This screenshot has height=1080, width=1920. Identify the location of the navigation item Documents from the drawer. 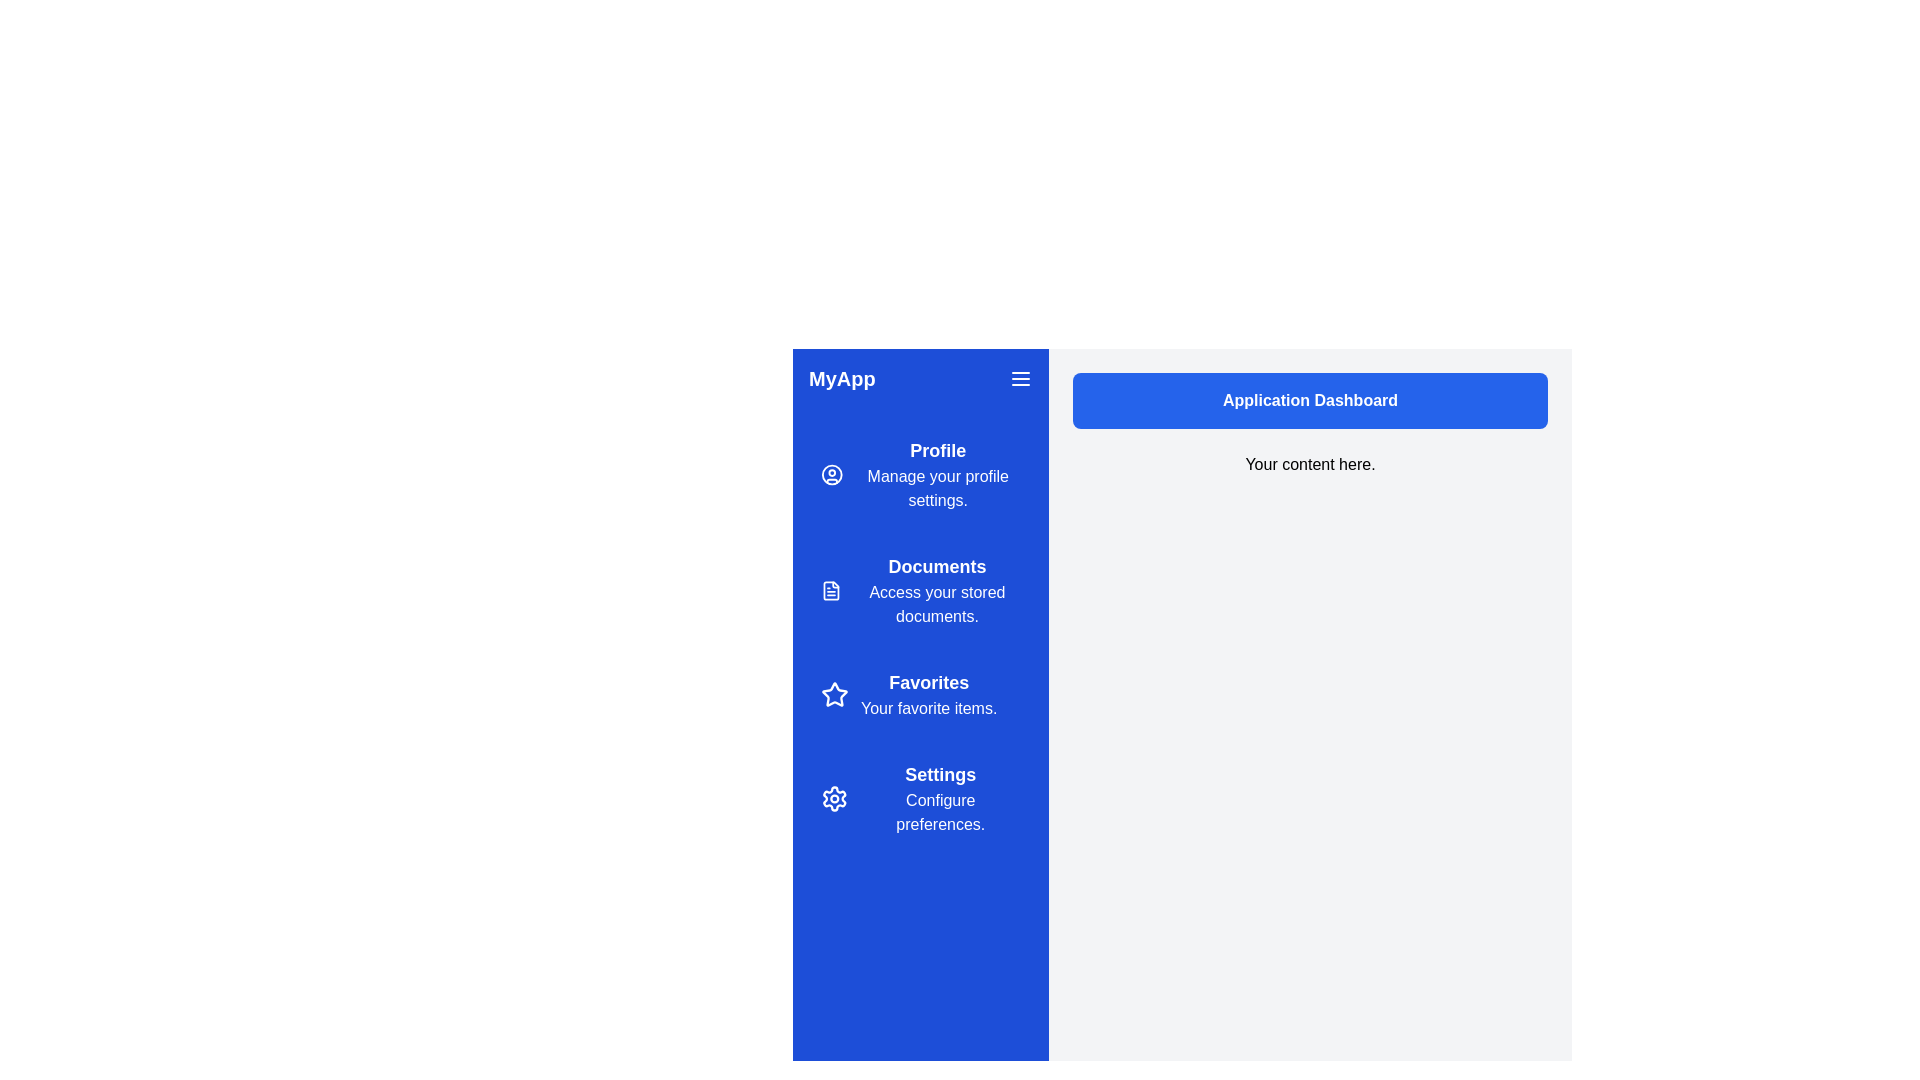
(920, 589).